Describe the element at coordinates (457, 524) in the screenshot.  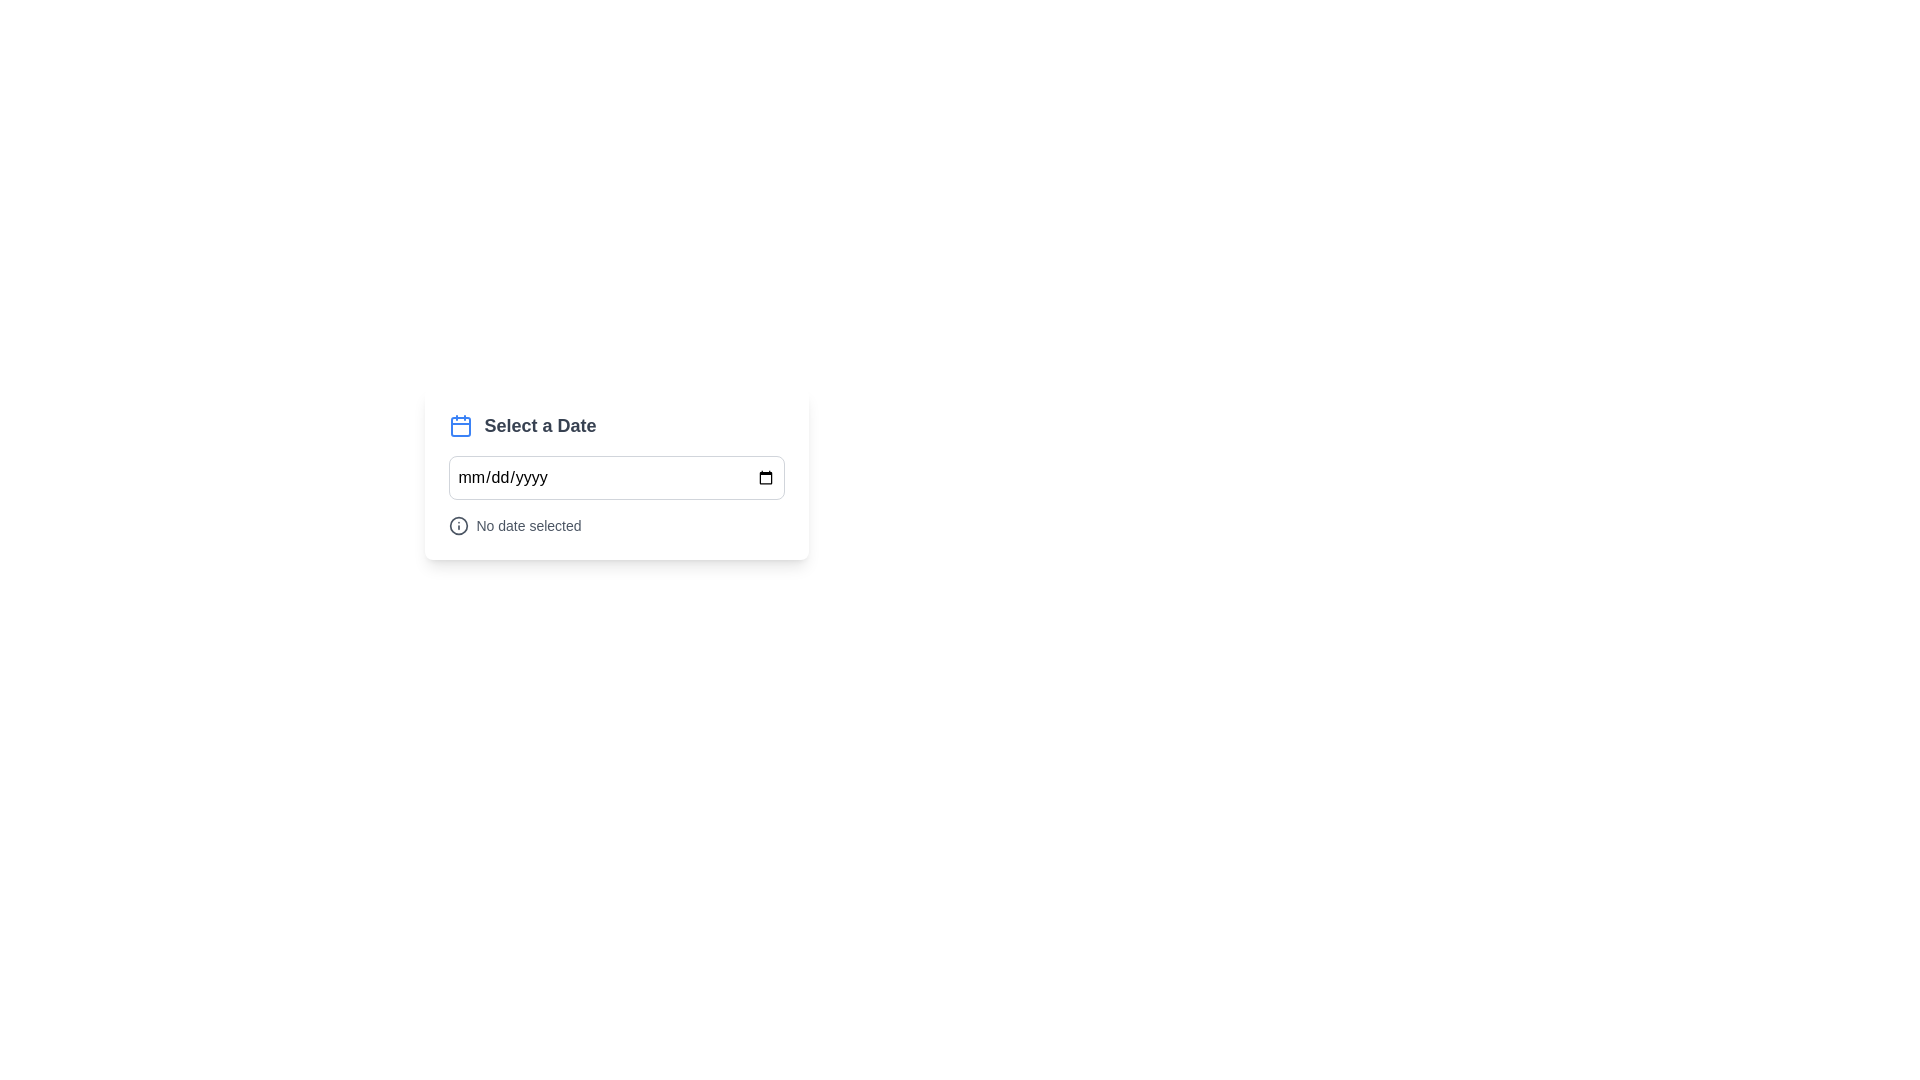
I see `the circular SVG icon representing an information or notification symbol, which is located to the left of the label 'No date selected'` at that location.